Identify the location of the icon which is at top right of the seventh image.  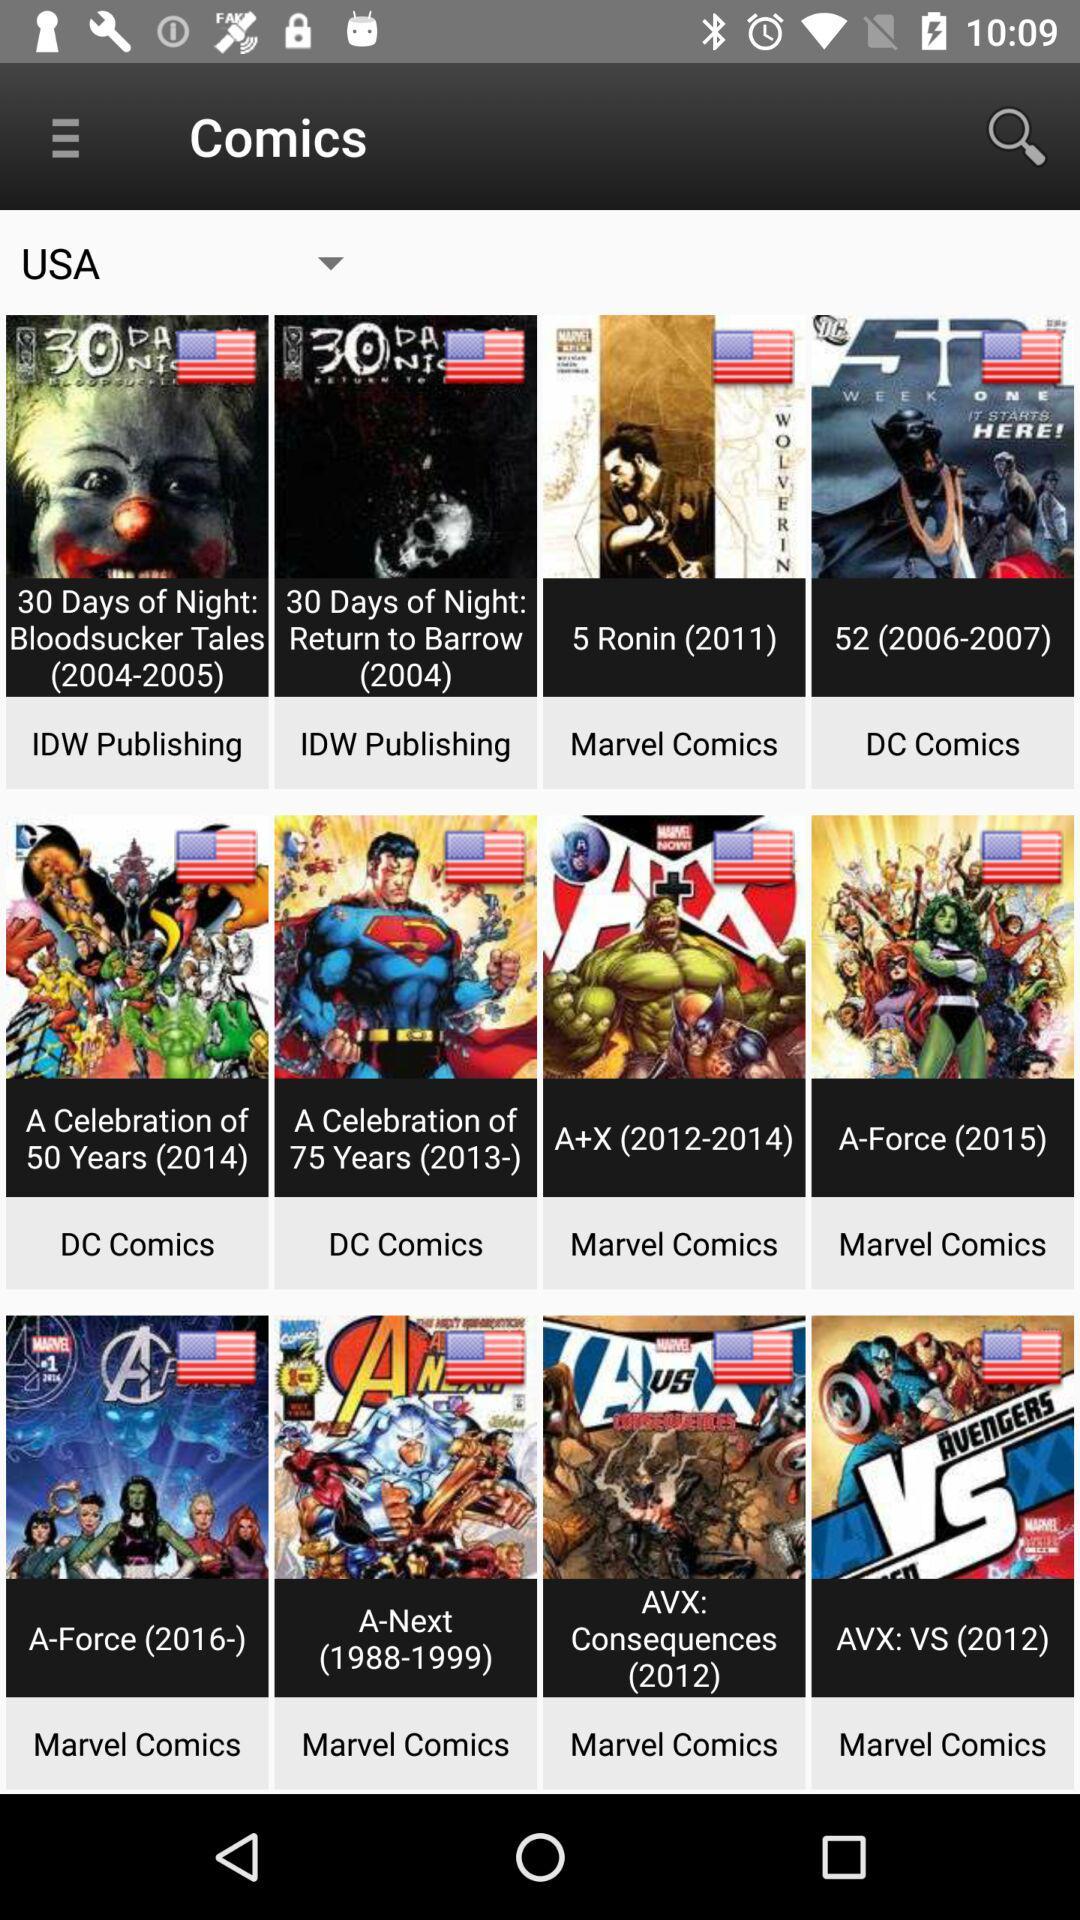
(752, 857).